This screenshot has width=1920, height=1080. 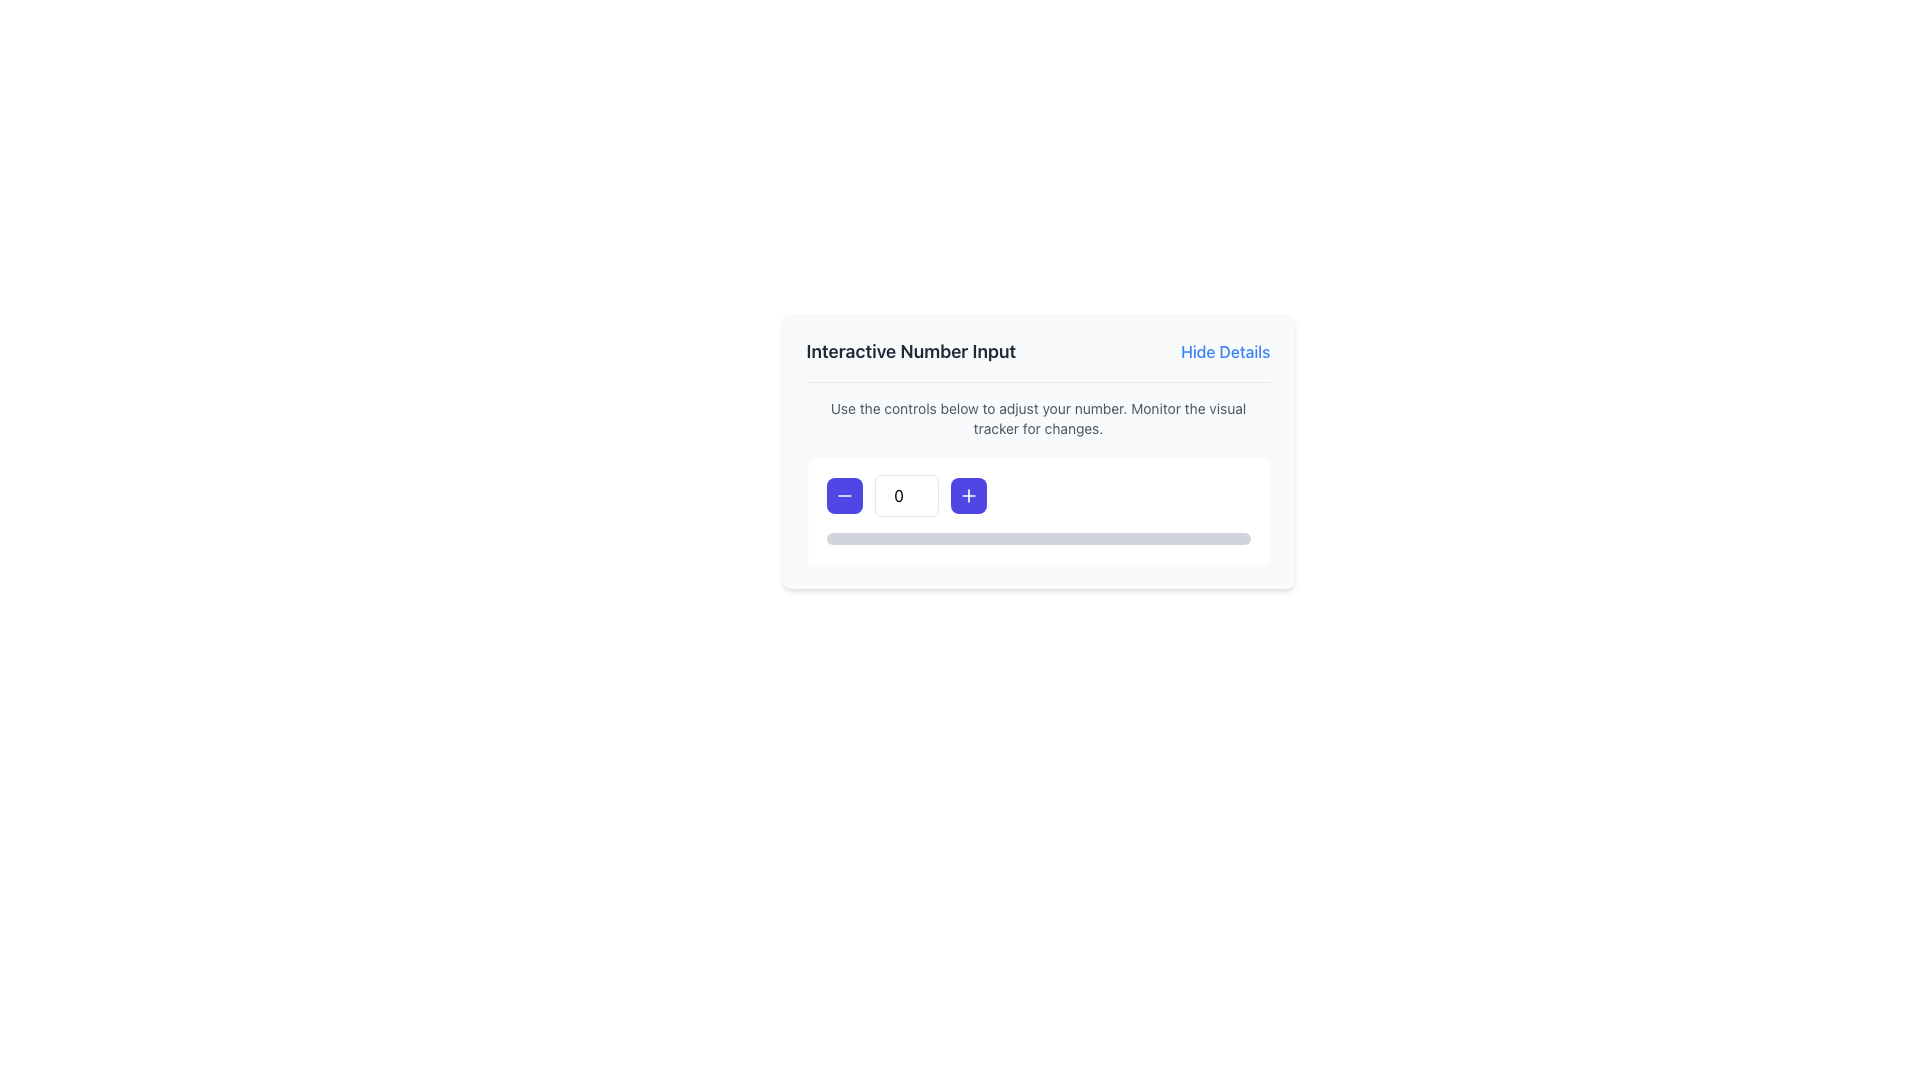 I want to click on the leftmost button in the number adjustment control to decrease the associated numeric value, so click(x=844, y=495).